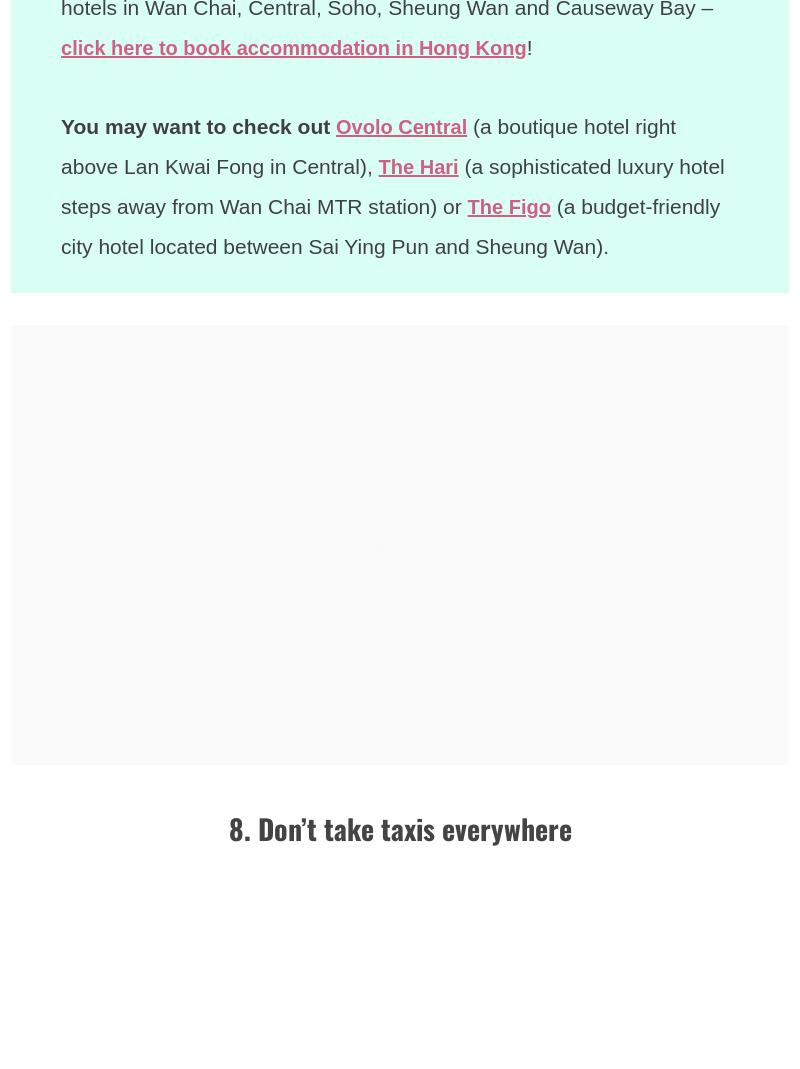 The image size is (800, 1069). Describe the element at coordinates (336, 126) in the screenshot. I see `'Ovolo Central'` at that location.